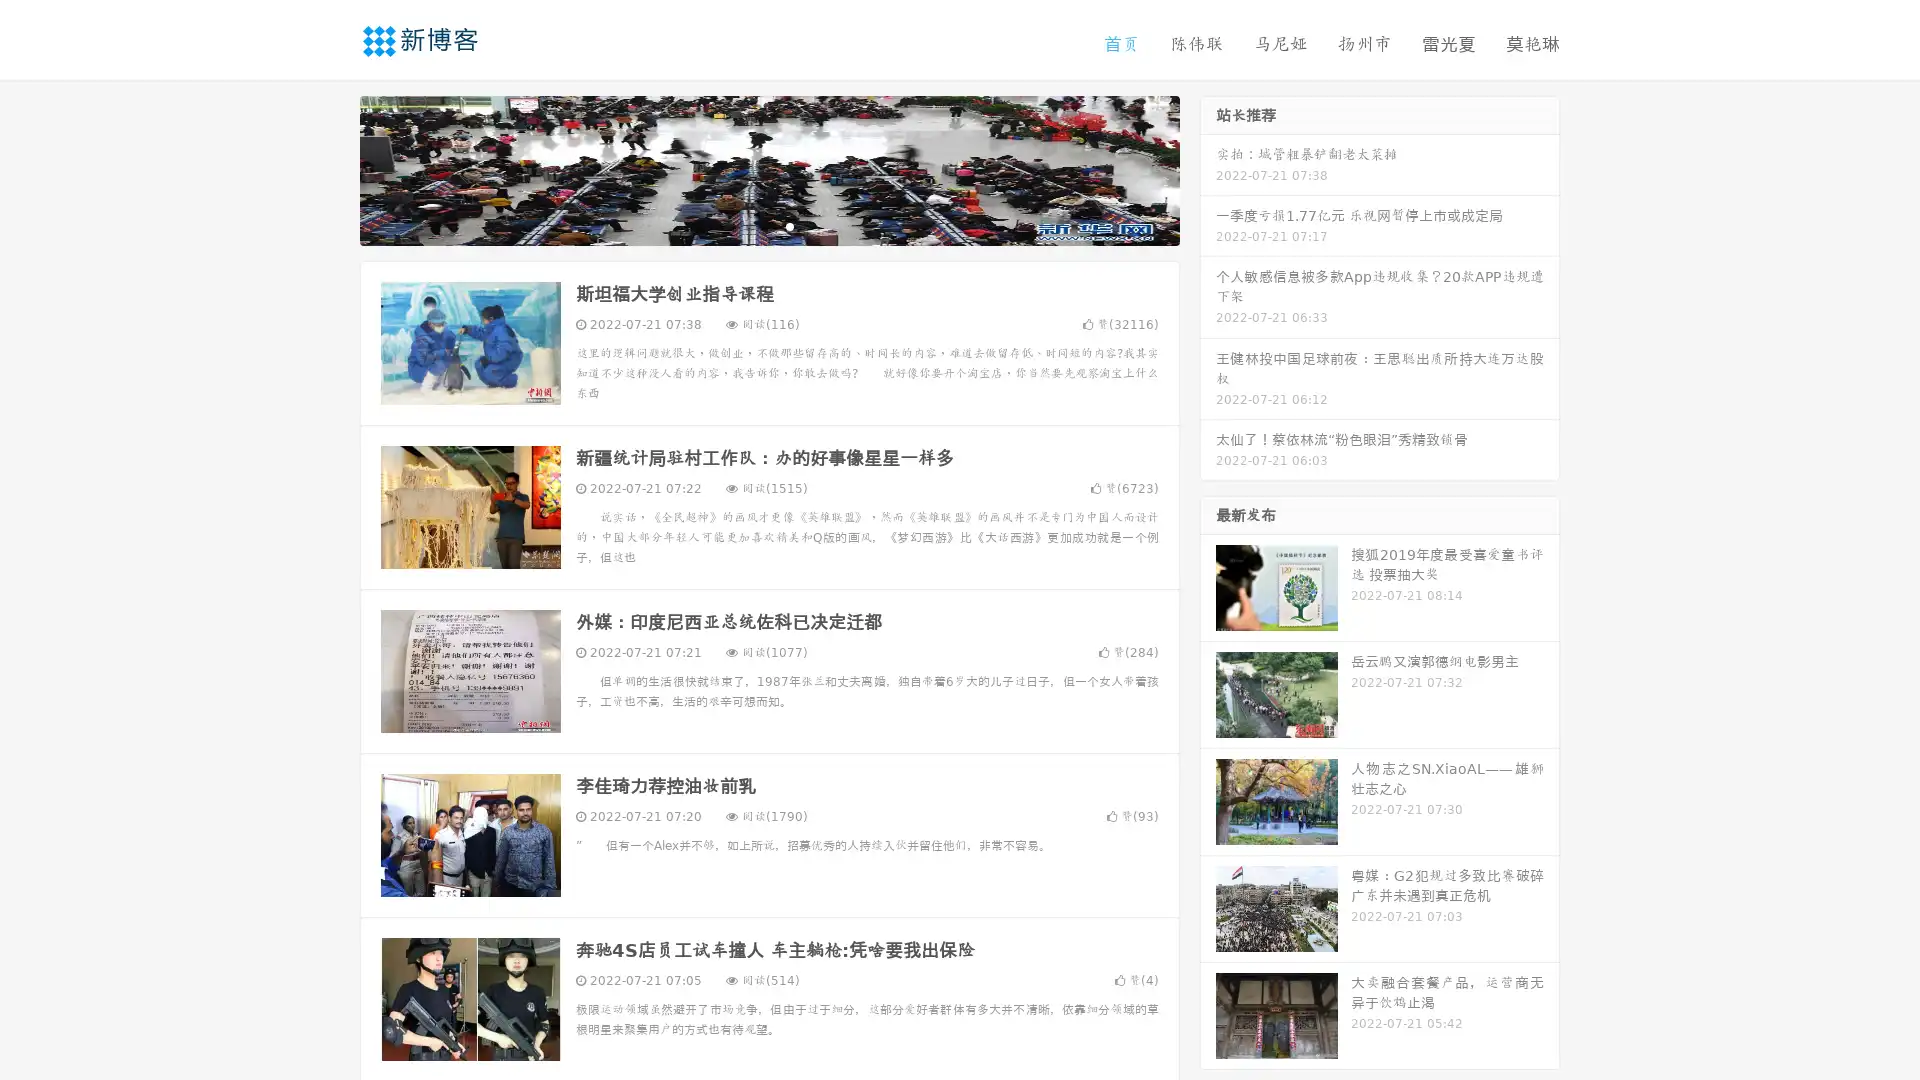 The height and width of the screenshot is (1080, 1920). I want to click on Go to slide 1, so click(748, 225).